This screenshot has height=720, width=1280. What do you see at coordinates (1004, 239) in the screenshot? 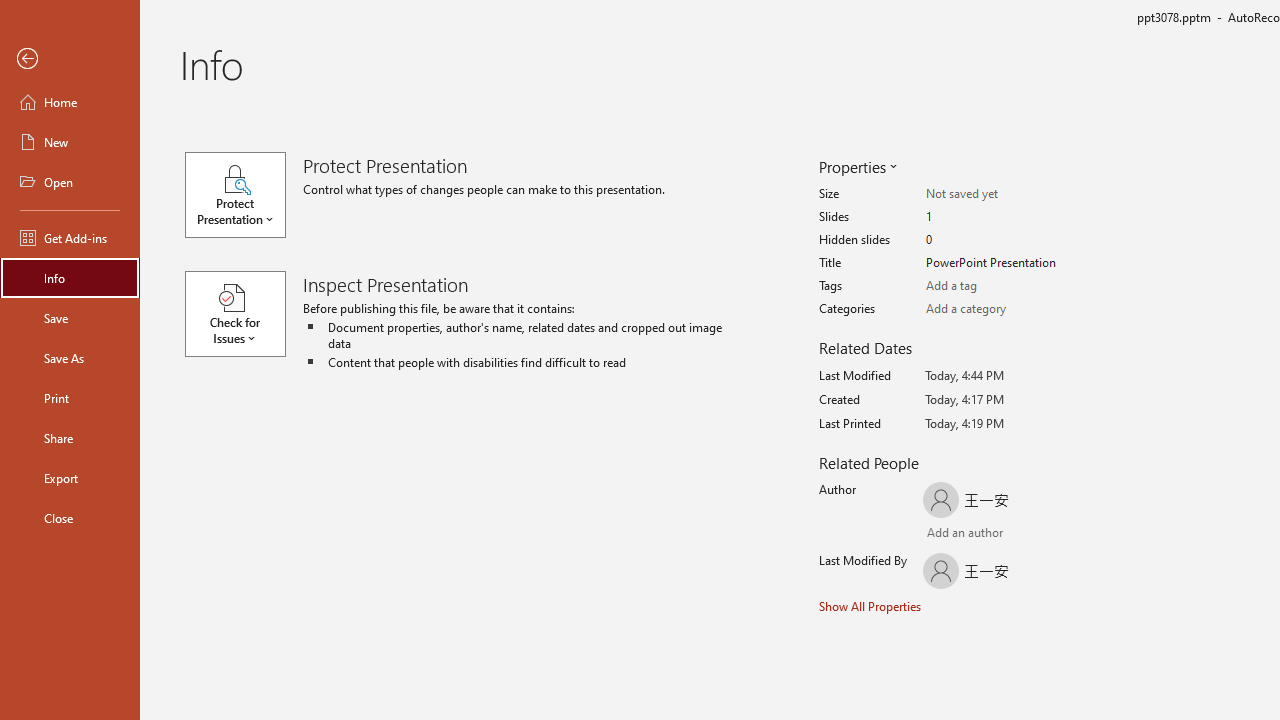
I see `'Hidden slides'` at bounding box center [1004, 239].